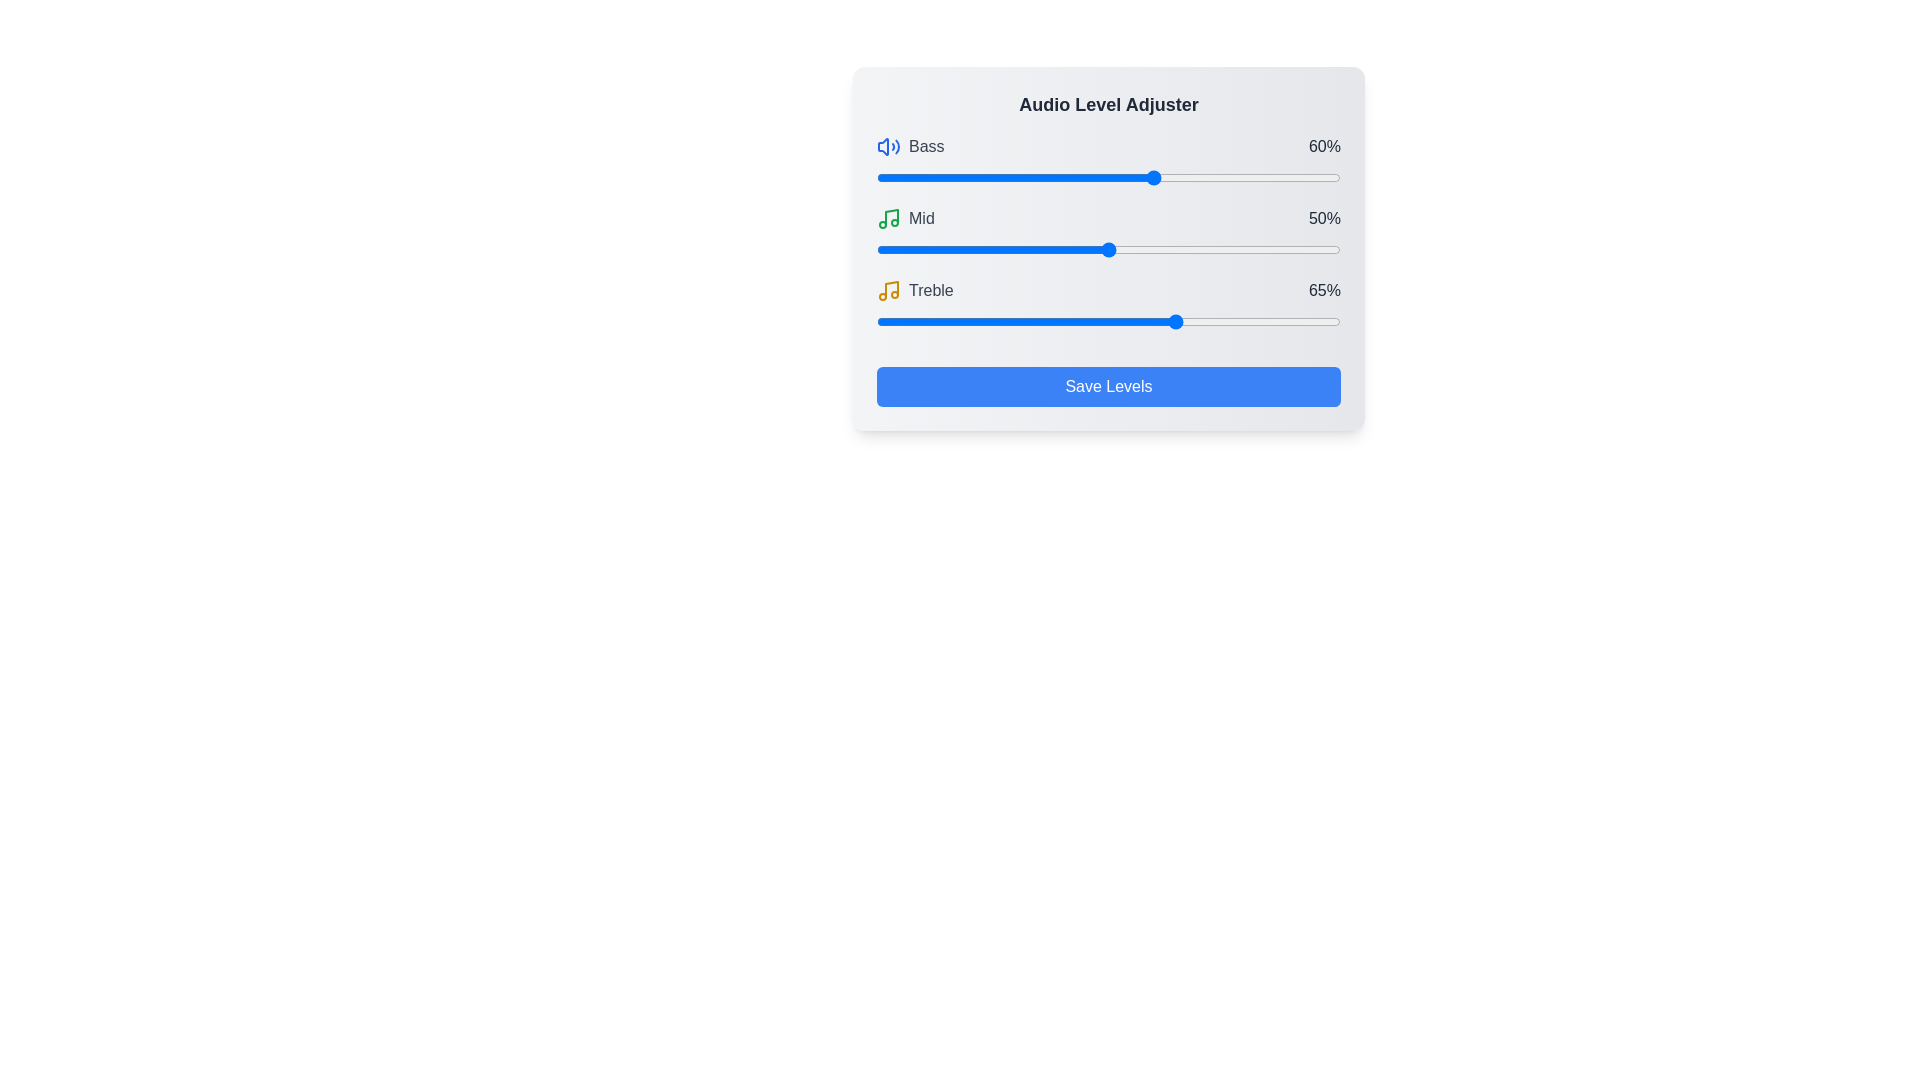  Describe the element at coordinates (1219, 249) in the screenshot. I see `the 'Mid' audio level` at that location.